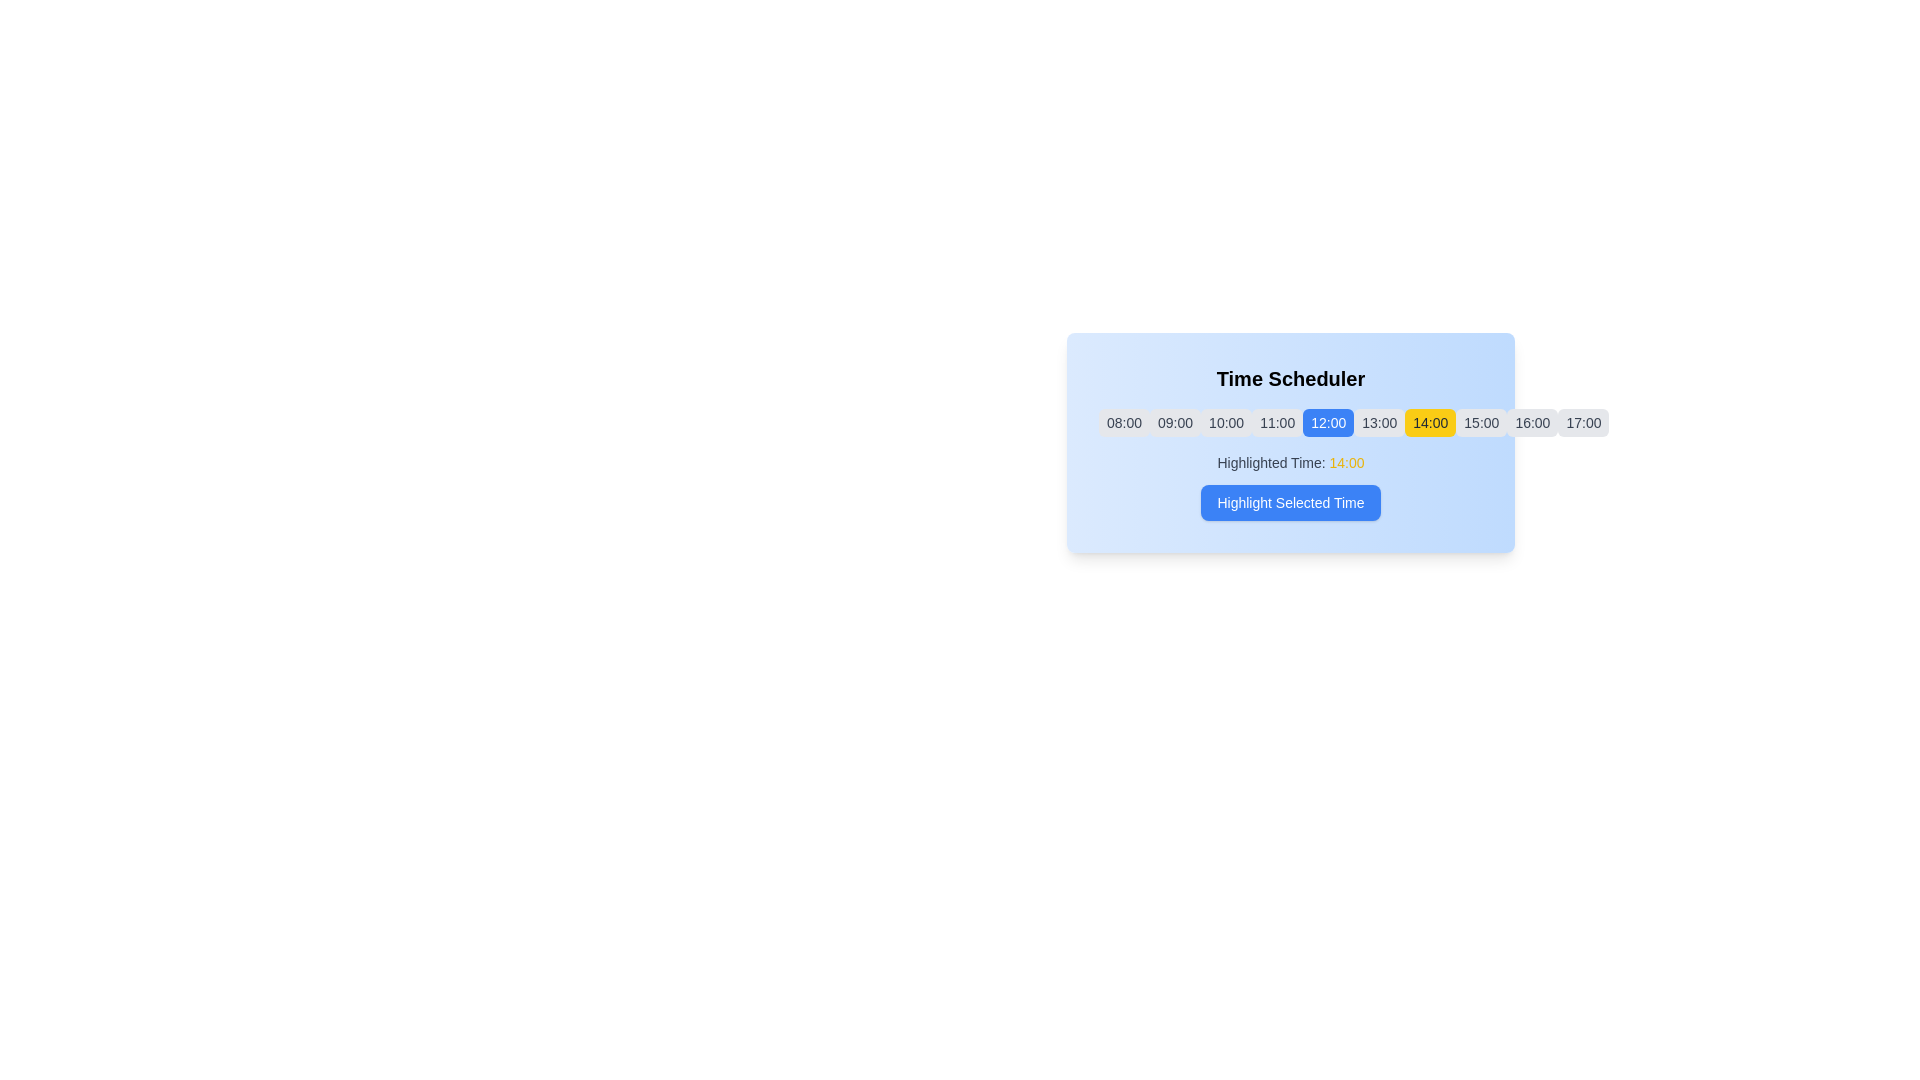 Image resolution: width=1920 pixels, height=1080 pixels. I want to click on the '17:00' button, which is a rectangular button with a light gray background and rounded corners, so click(1583, 422).